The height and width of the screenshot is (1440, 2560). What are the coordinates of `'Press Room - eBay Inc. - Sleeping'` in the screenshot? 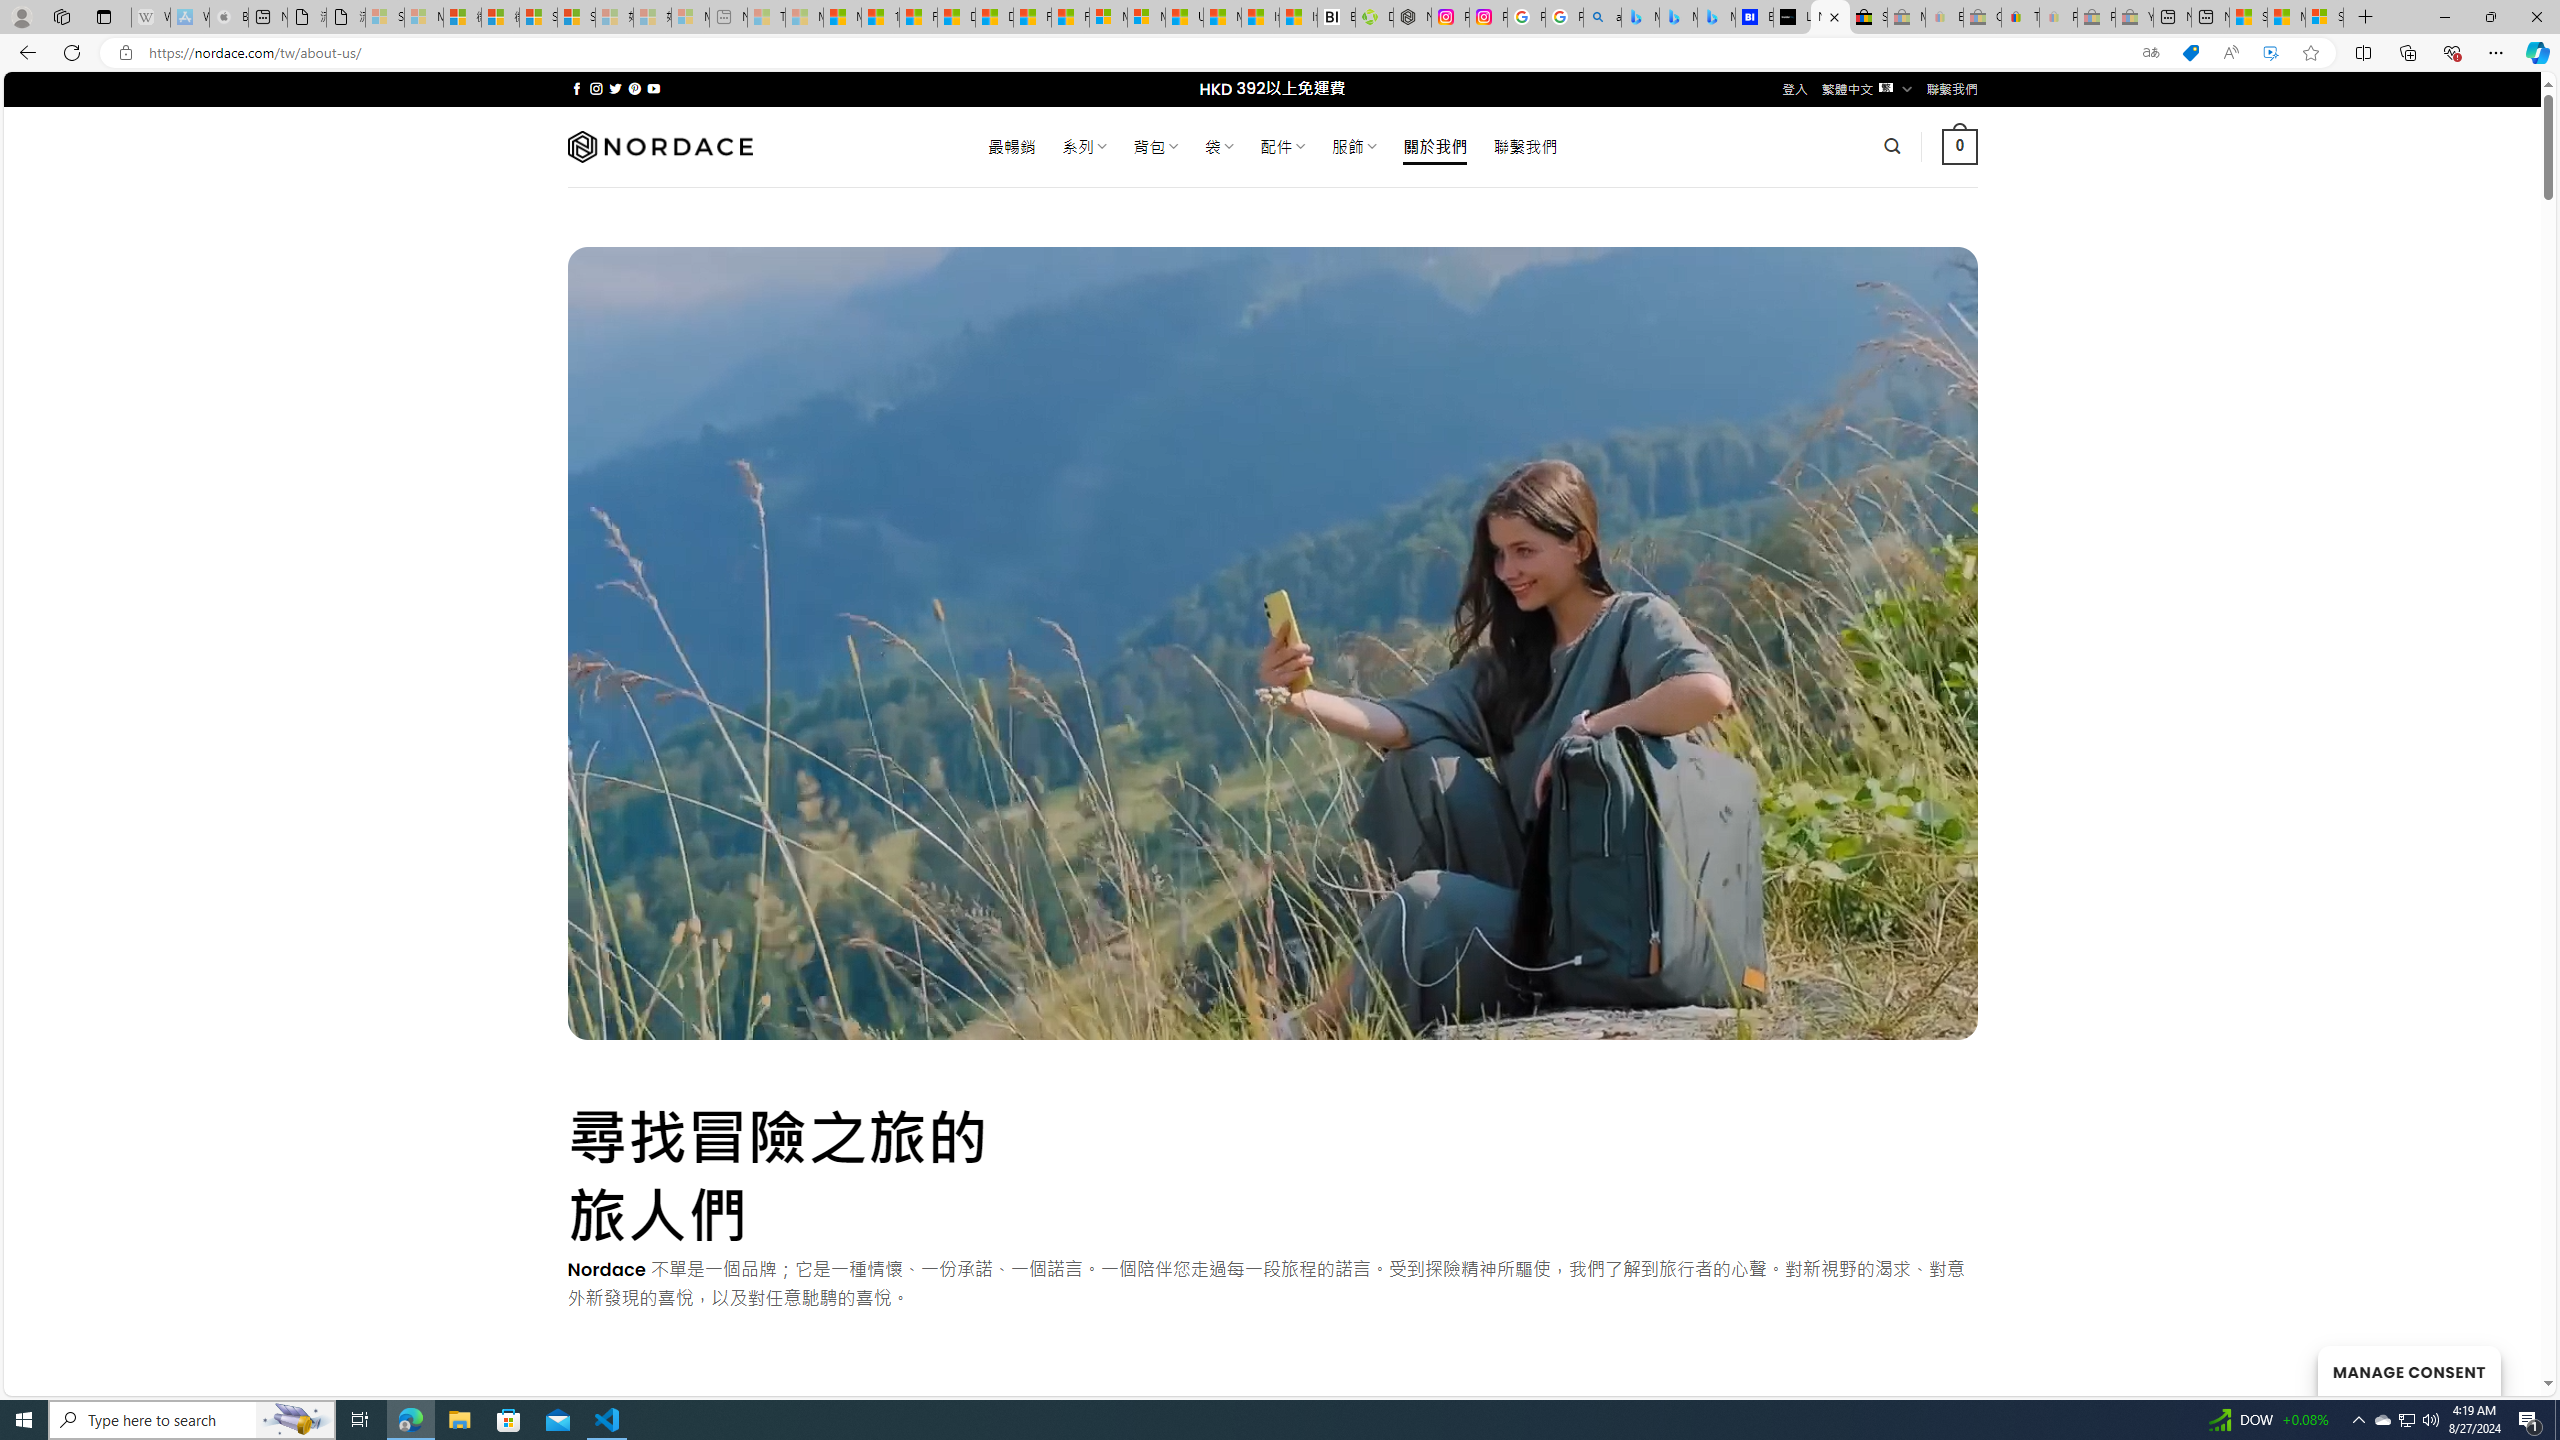 It's located at (2095, 16).